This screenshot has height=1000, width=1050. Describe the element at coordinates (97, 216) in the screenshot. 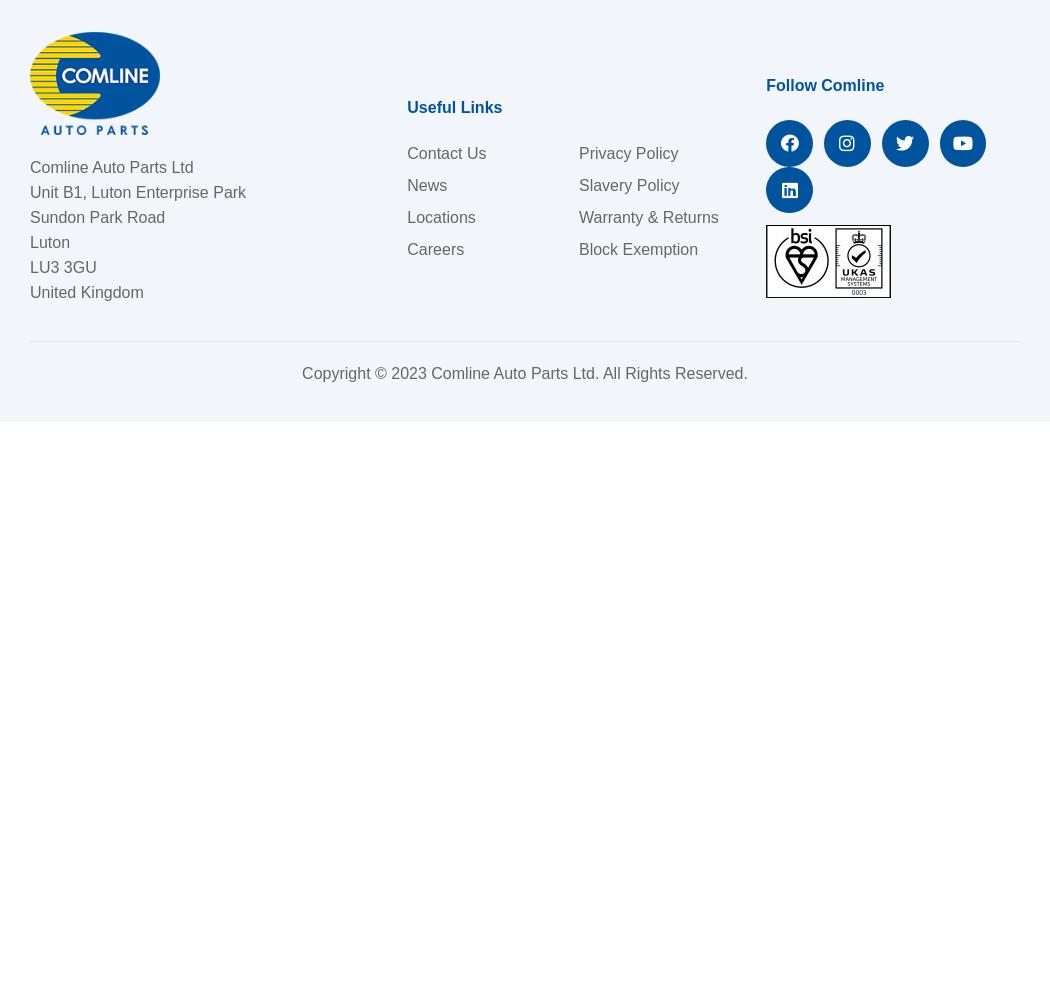

I see `'Sundon Park Road'` at that location.